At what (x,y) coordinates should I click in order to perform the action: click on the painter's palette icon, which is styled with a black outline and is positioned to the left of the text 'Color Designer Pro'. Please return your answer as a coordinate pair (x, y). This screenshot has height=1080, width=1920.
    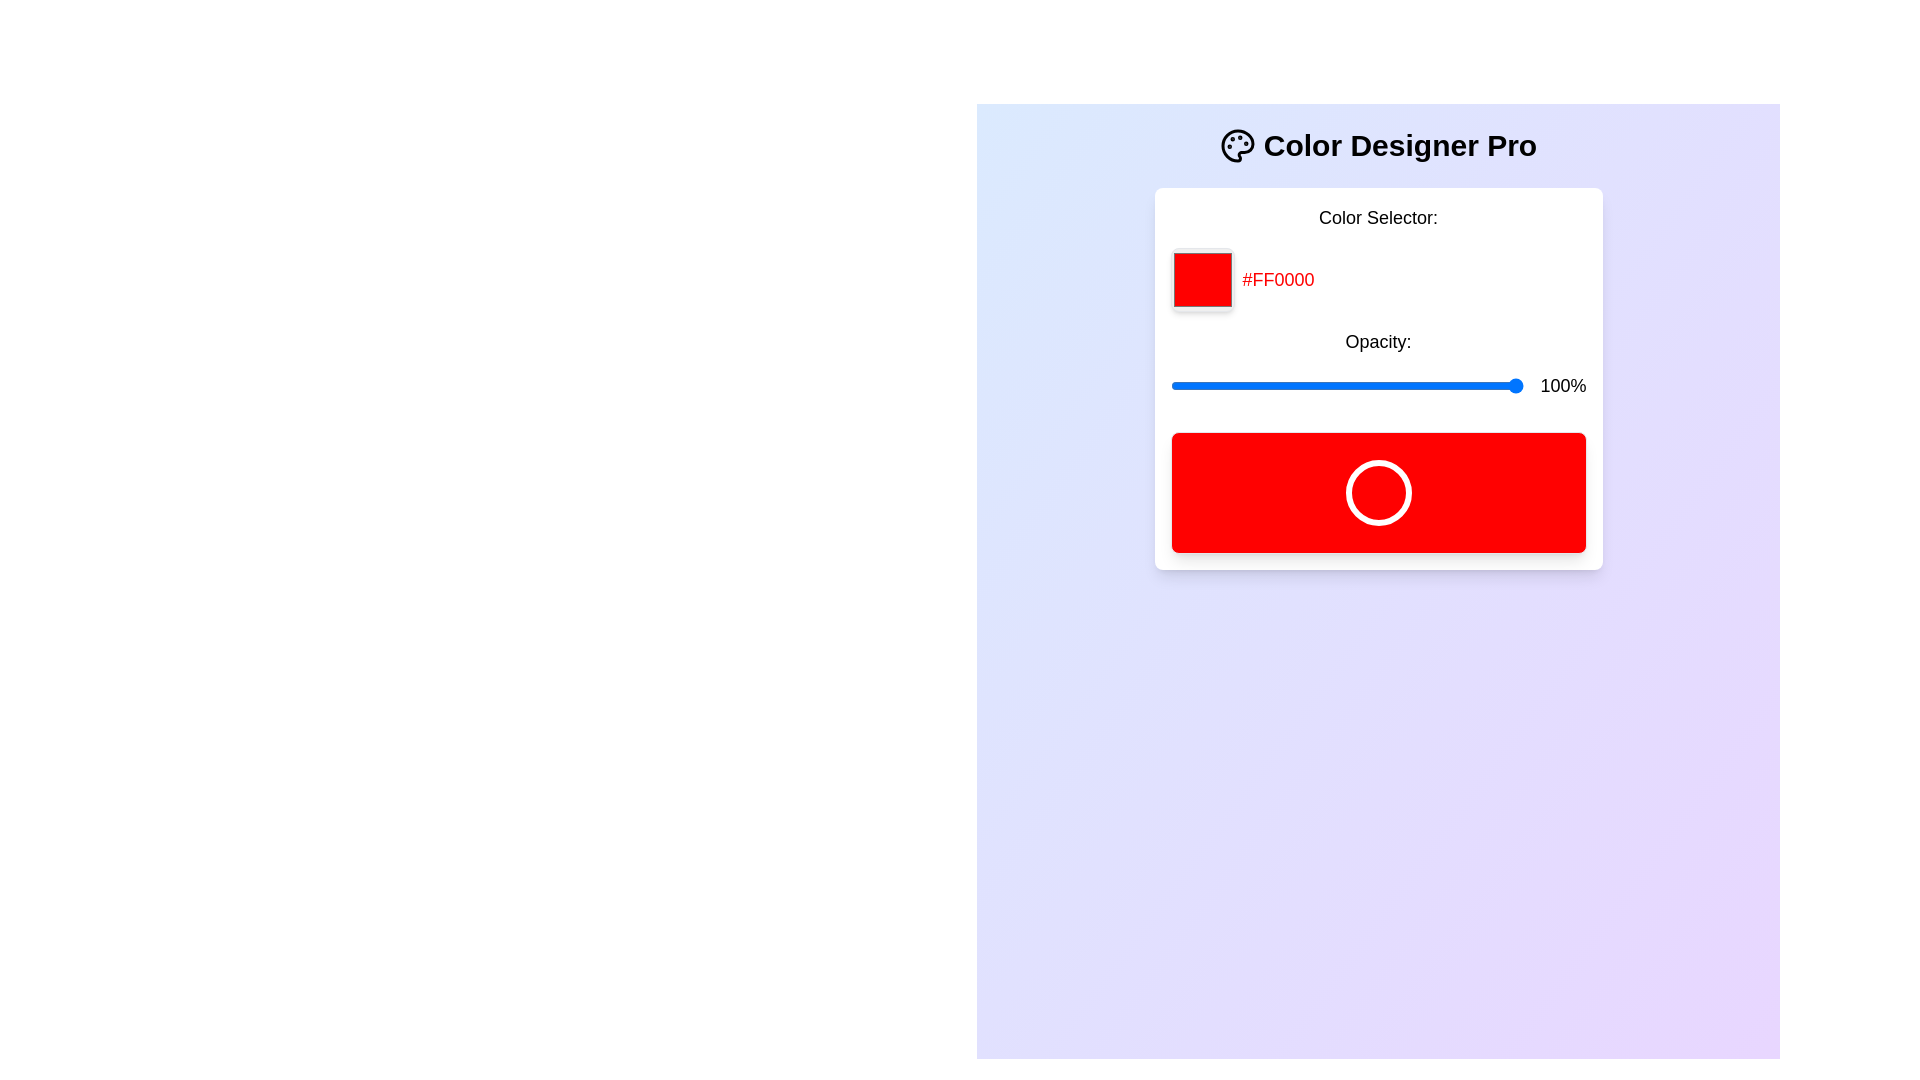
    Looking at the image, I should click on (1236, 145).